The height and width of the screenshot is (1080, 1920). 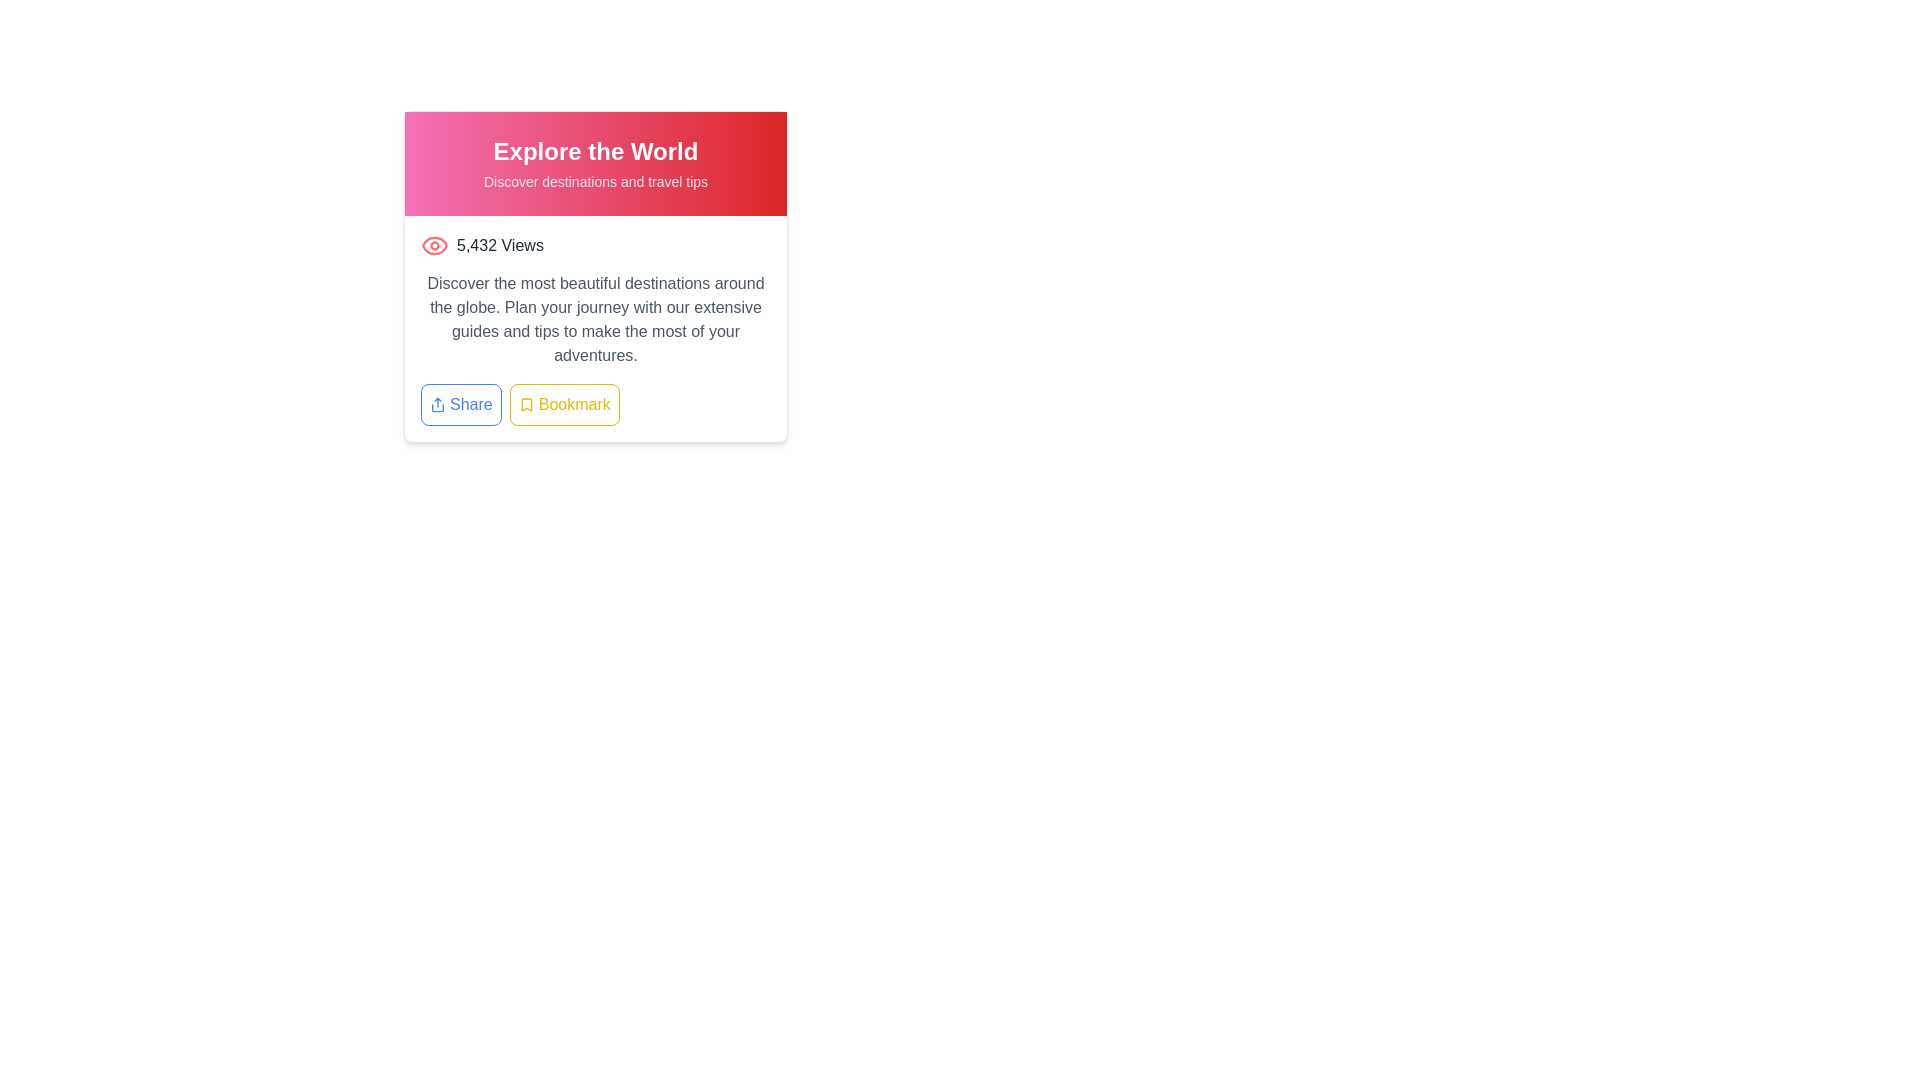 What do you see at coordinates (436, 405) in the screenshot?
I see `the sharing icon located to the left of the 'Share' button at the bottom-left of the card component` at bounding box center [436, 405].